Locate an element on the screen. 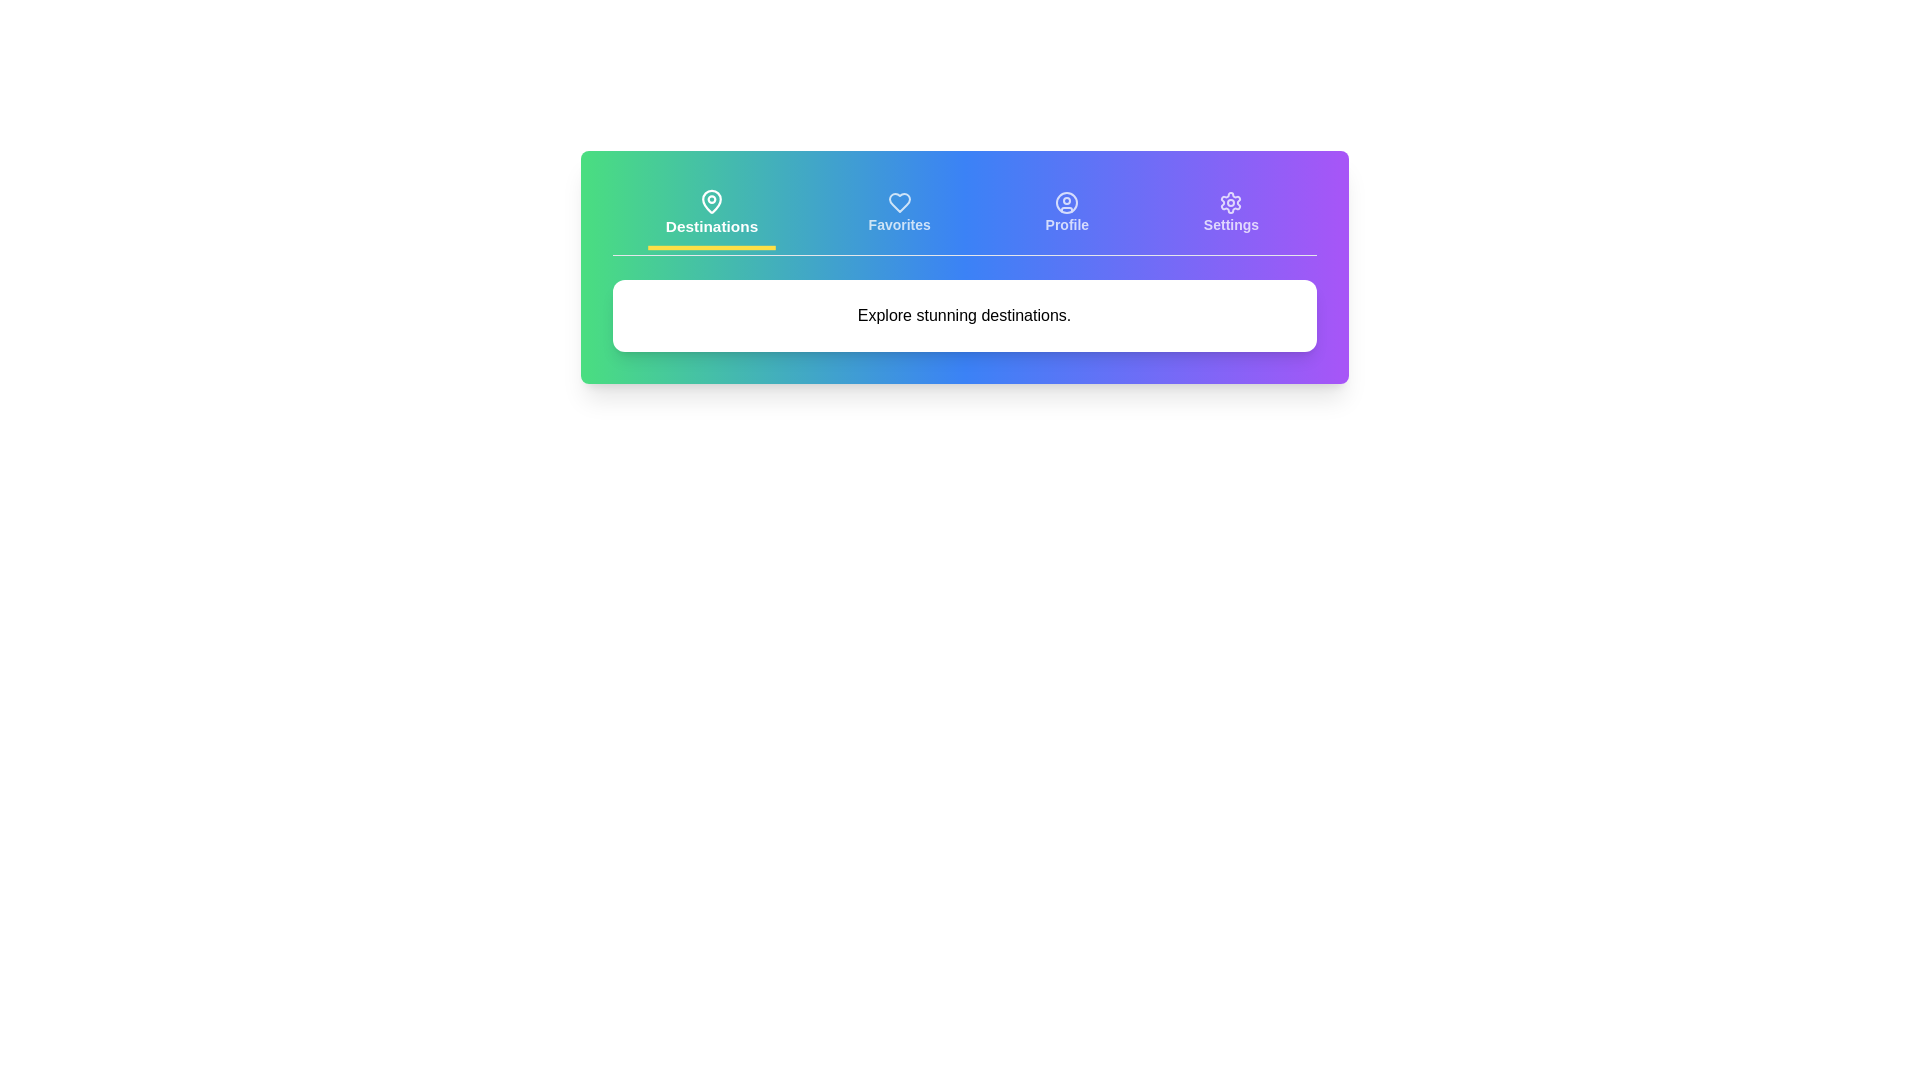 This screenshot has width=1920, height=1080. the tab labeled Destinations to navigate to its content is located at coordinates (711, 215).